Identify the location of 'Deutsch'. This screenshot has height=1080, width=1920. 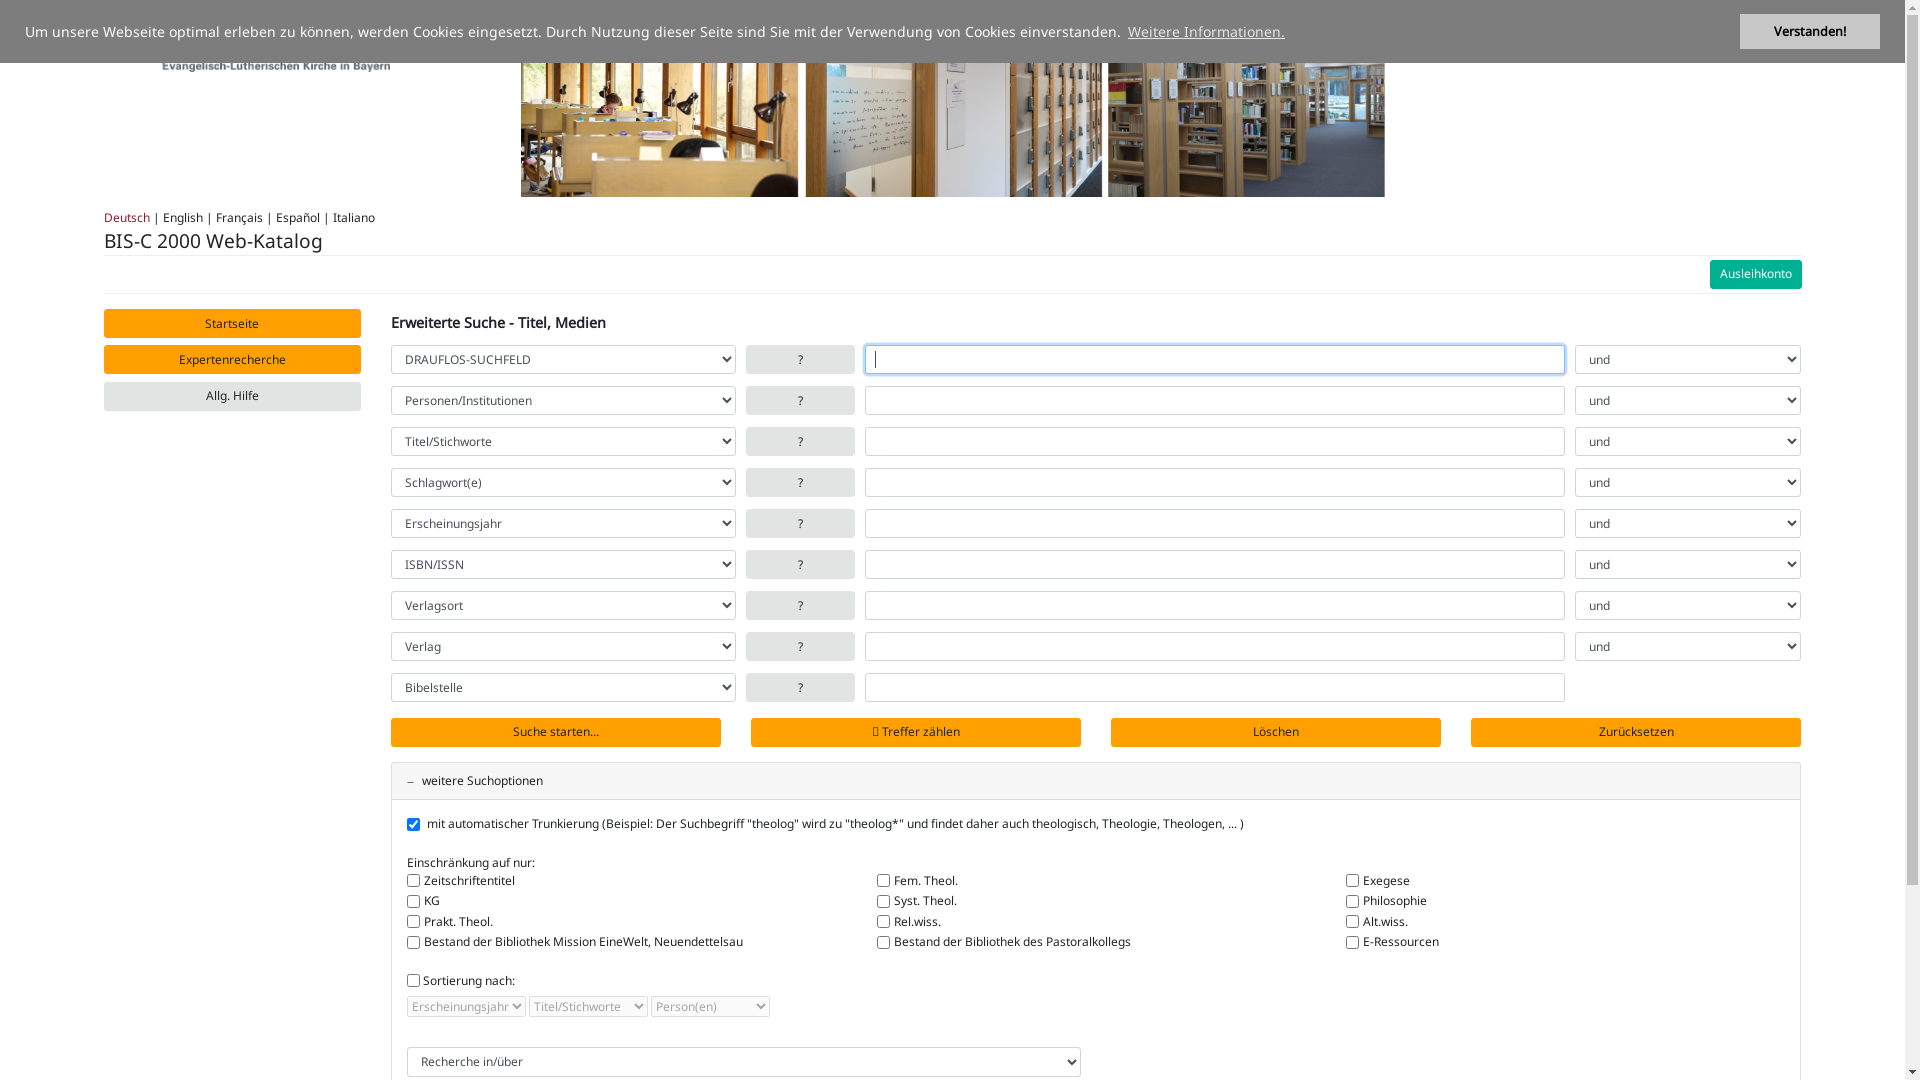
(125, 217).